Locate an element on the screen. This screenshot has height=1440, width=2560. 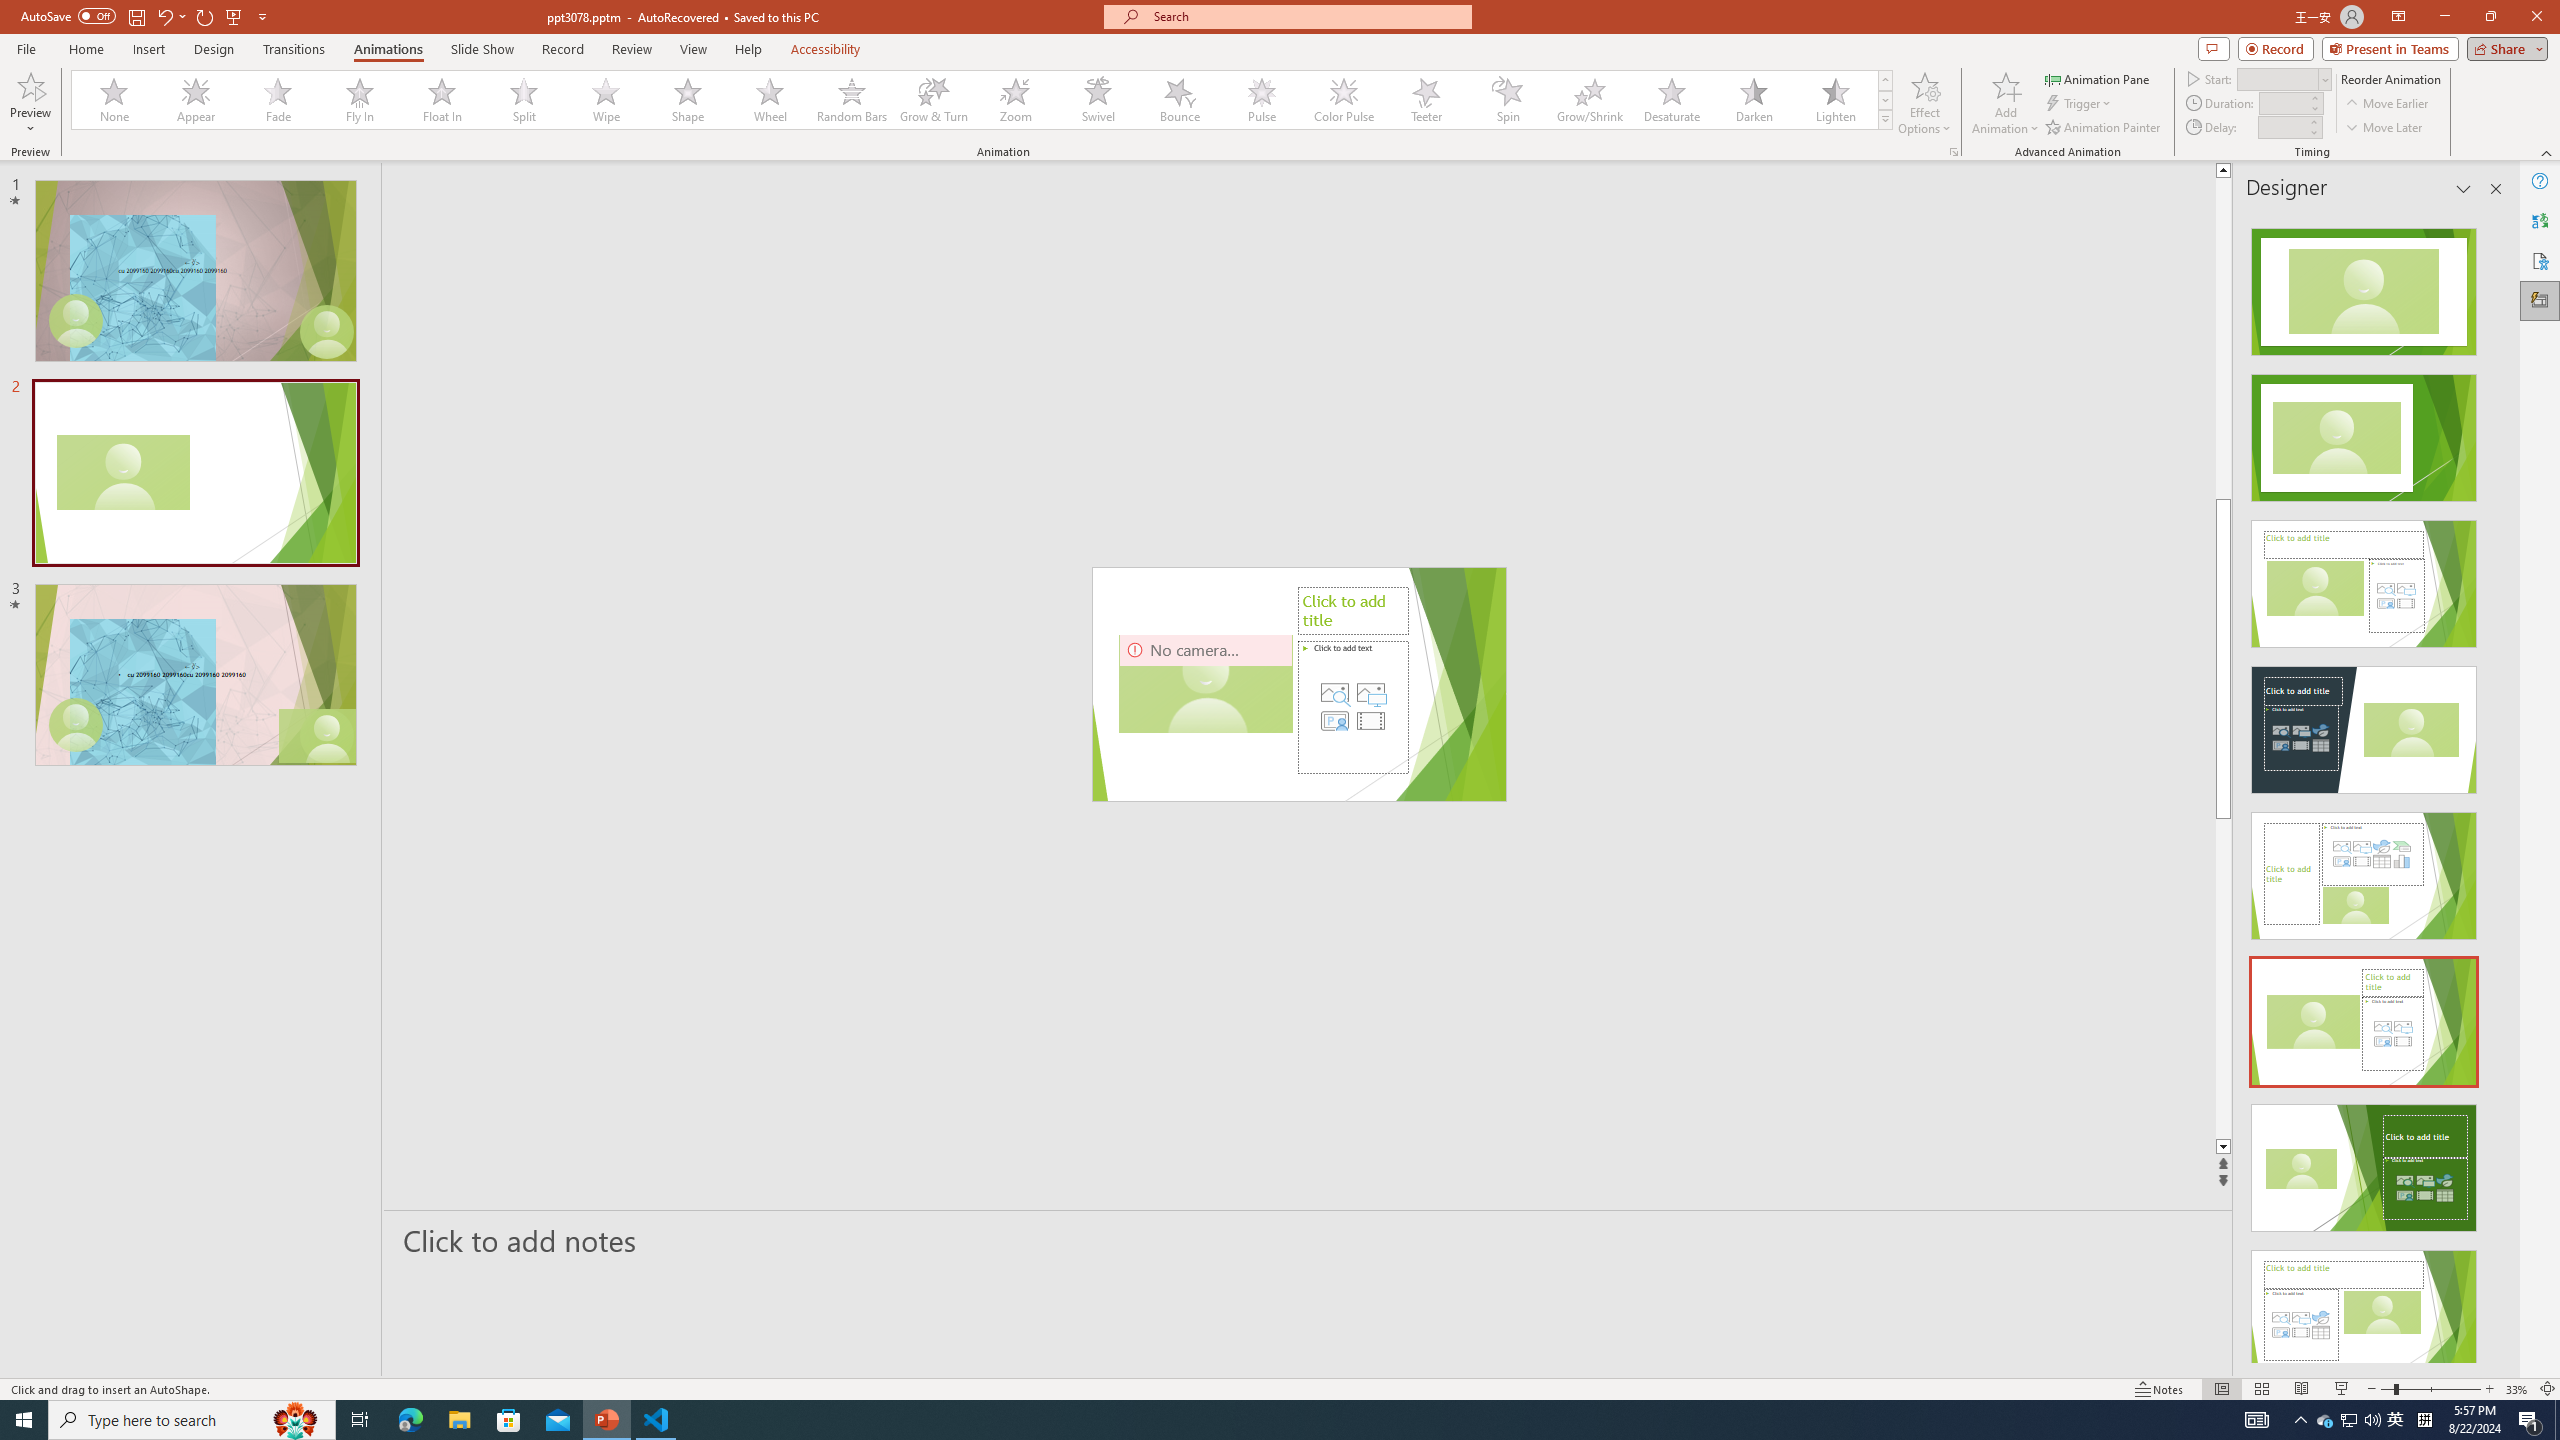
'Zoom 33%' is located at coordinates (2516, 1389).